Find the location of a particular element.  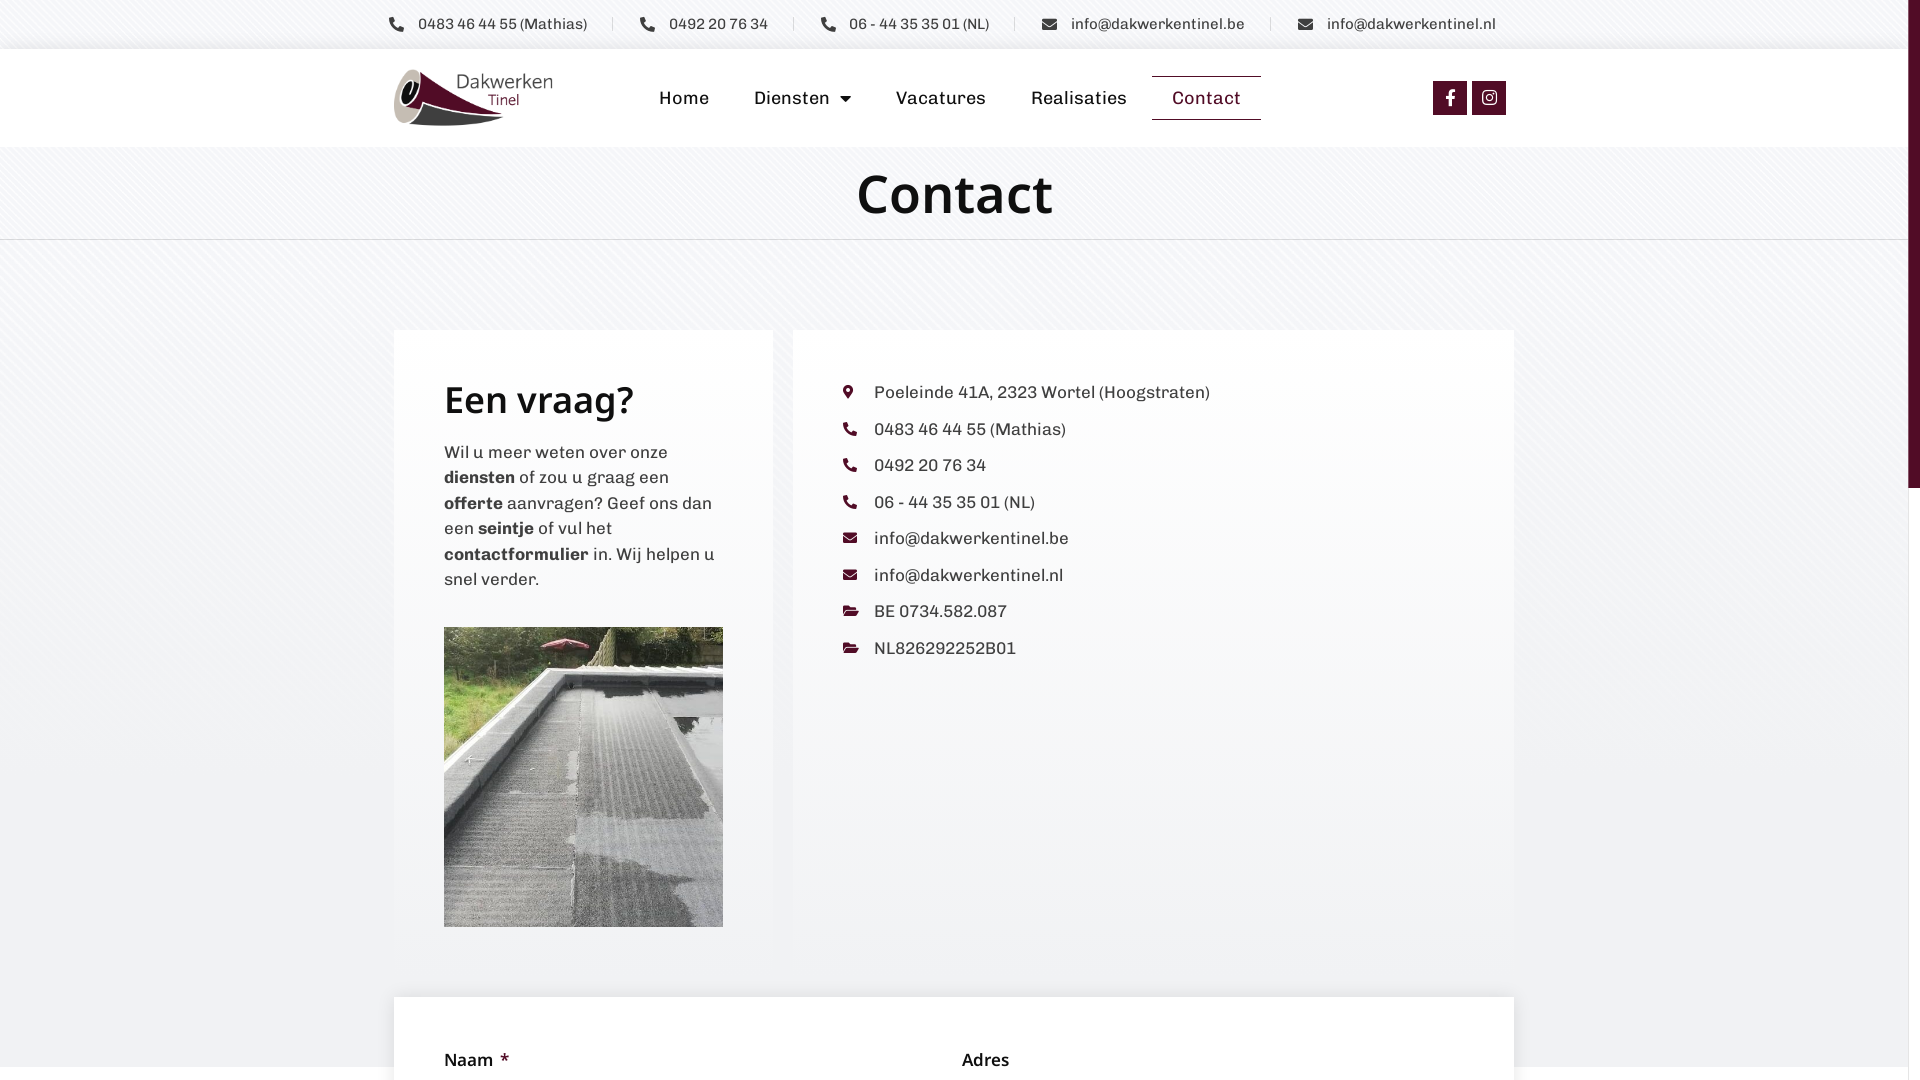

'06 - 44 35 35 01 (NL)' is located at coordinates (903, 24).